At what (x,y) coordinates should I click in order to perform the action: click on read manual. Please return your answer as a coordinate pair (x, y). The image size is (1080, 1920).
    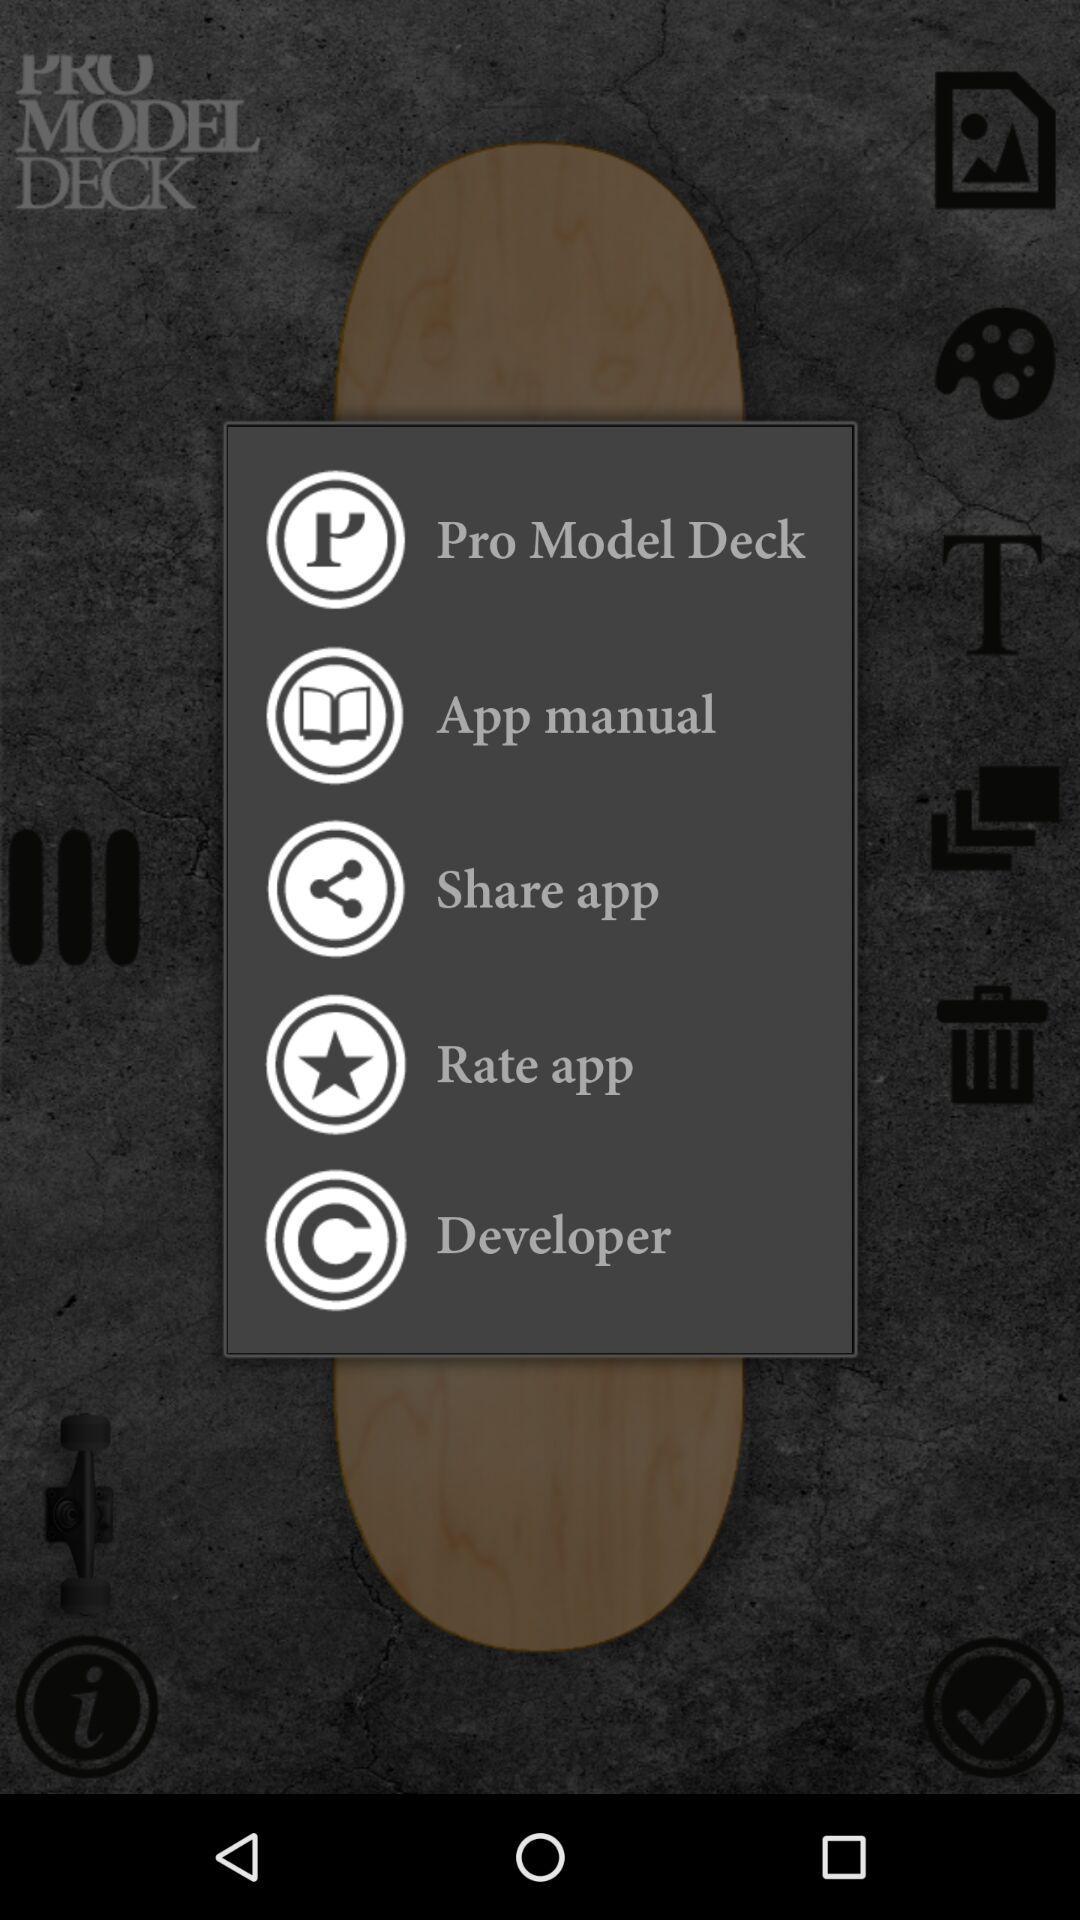
    Looking at the image, I should click on (333, 715).